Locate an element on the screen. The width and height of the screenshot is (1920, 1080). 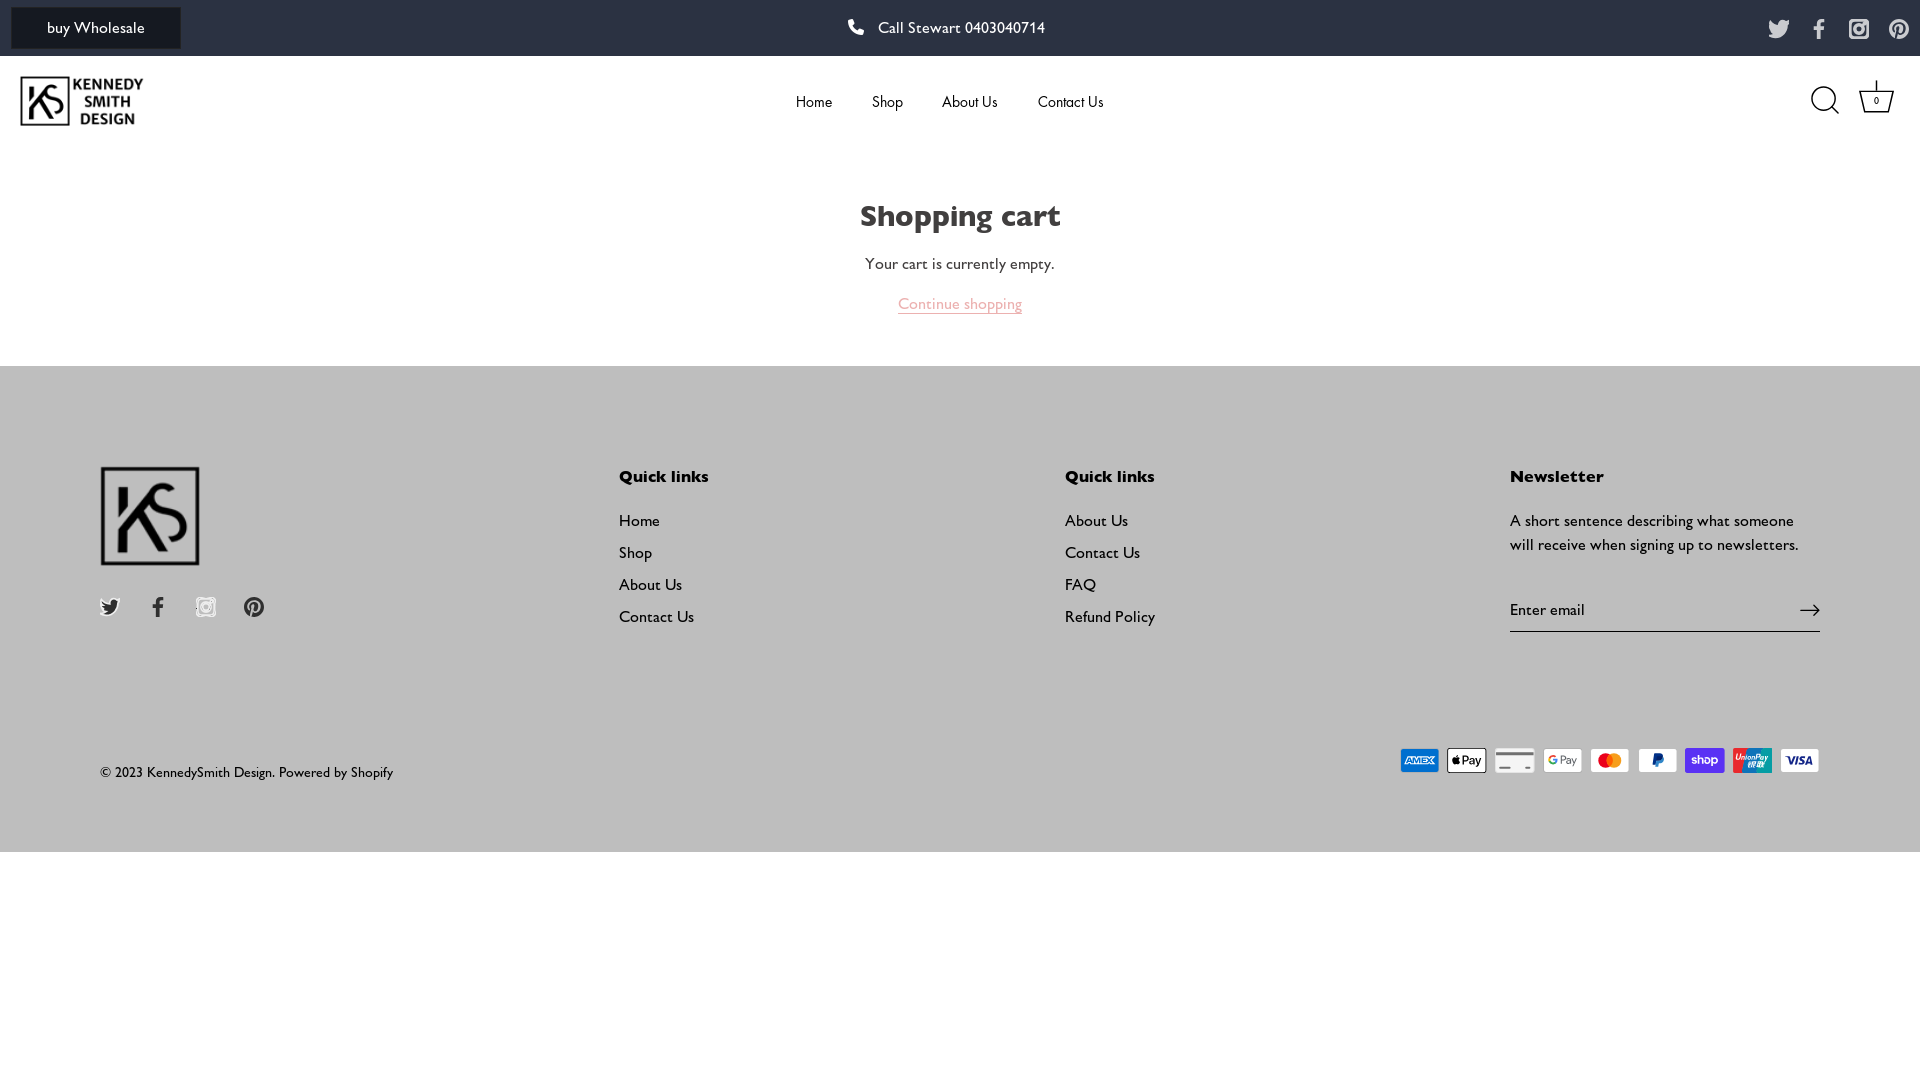
'Cart is located at coordinates (1875, 100).